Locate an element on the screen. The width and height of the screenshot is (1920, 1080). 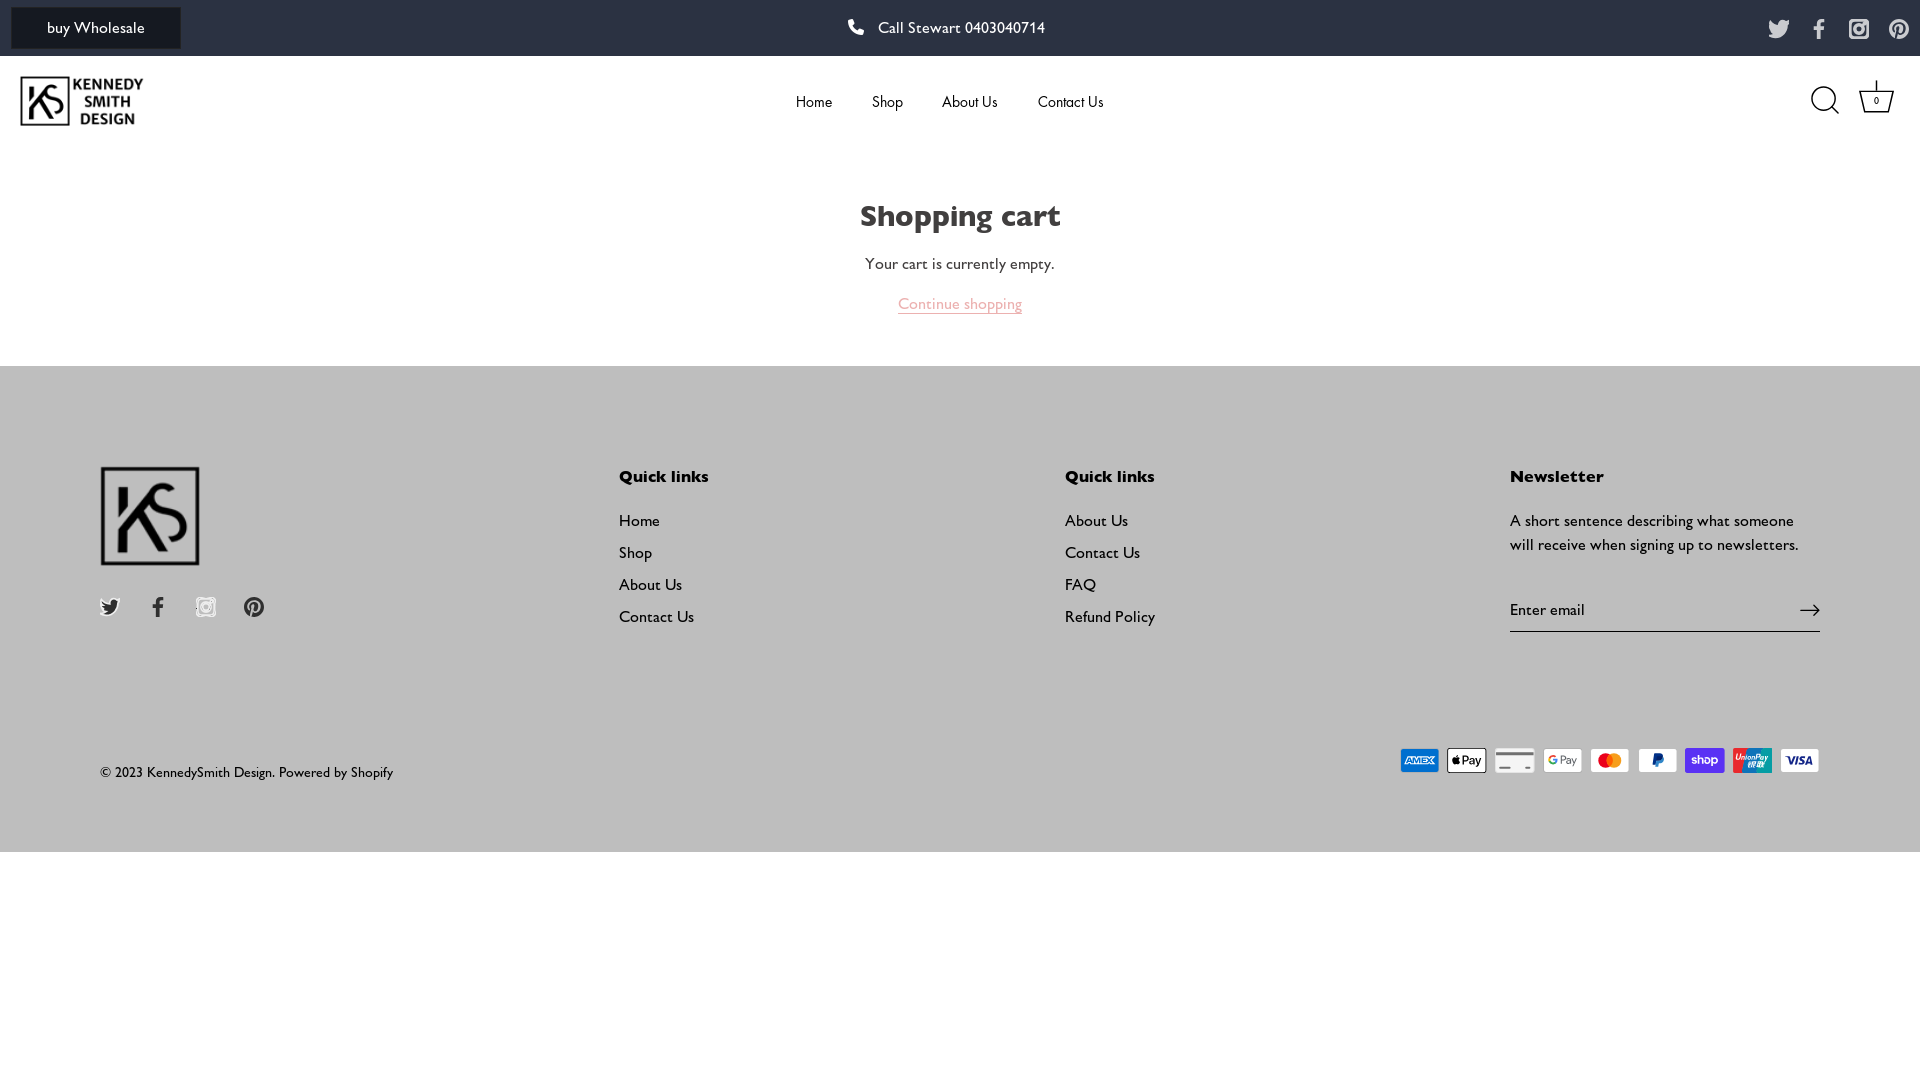
'Cart is located at coordinates (1875, 100).